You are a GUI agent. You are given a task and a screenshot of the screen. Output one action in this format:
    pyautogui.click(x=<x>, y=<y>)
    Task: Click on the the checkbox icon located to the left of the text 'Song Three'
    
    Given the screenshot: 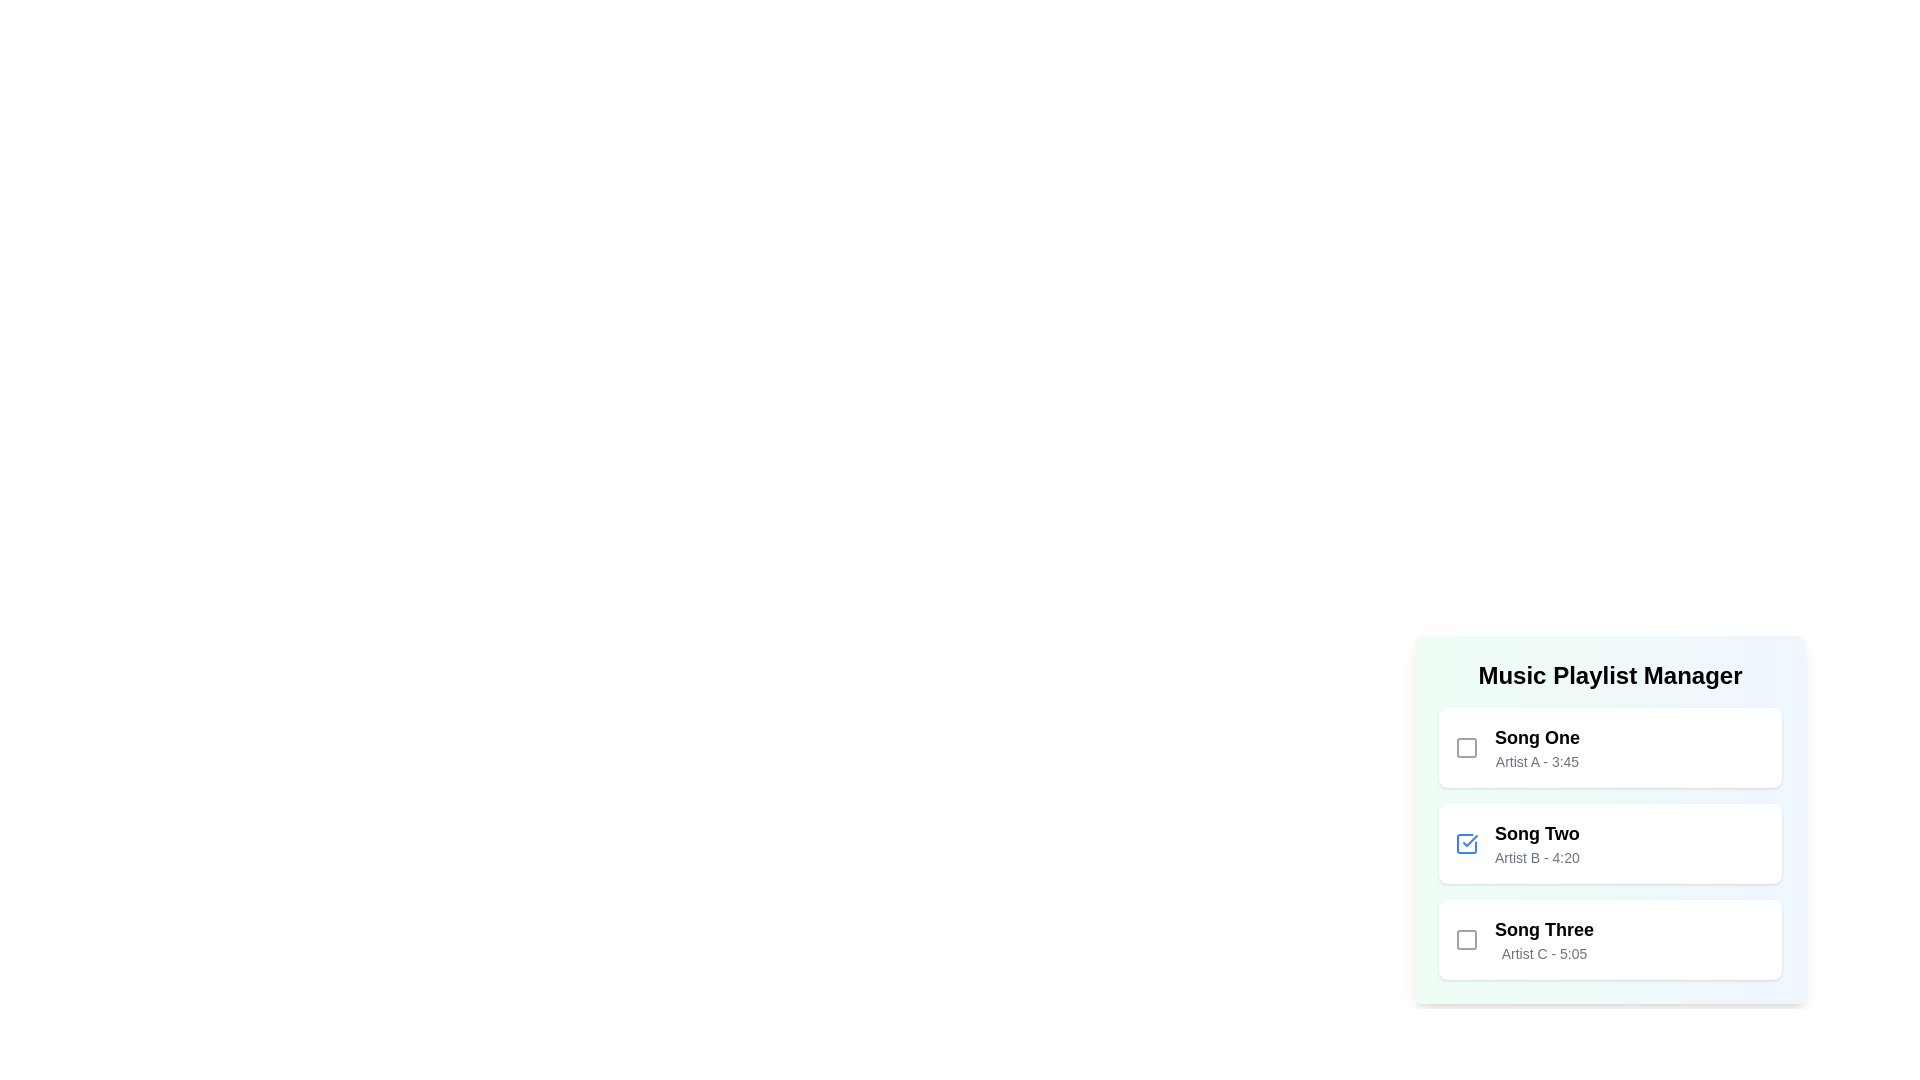 What is the action you would take?
    pyautogui.click(x=1467, y=940)
    